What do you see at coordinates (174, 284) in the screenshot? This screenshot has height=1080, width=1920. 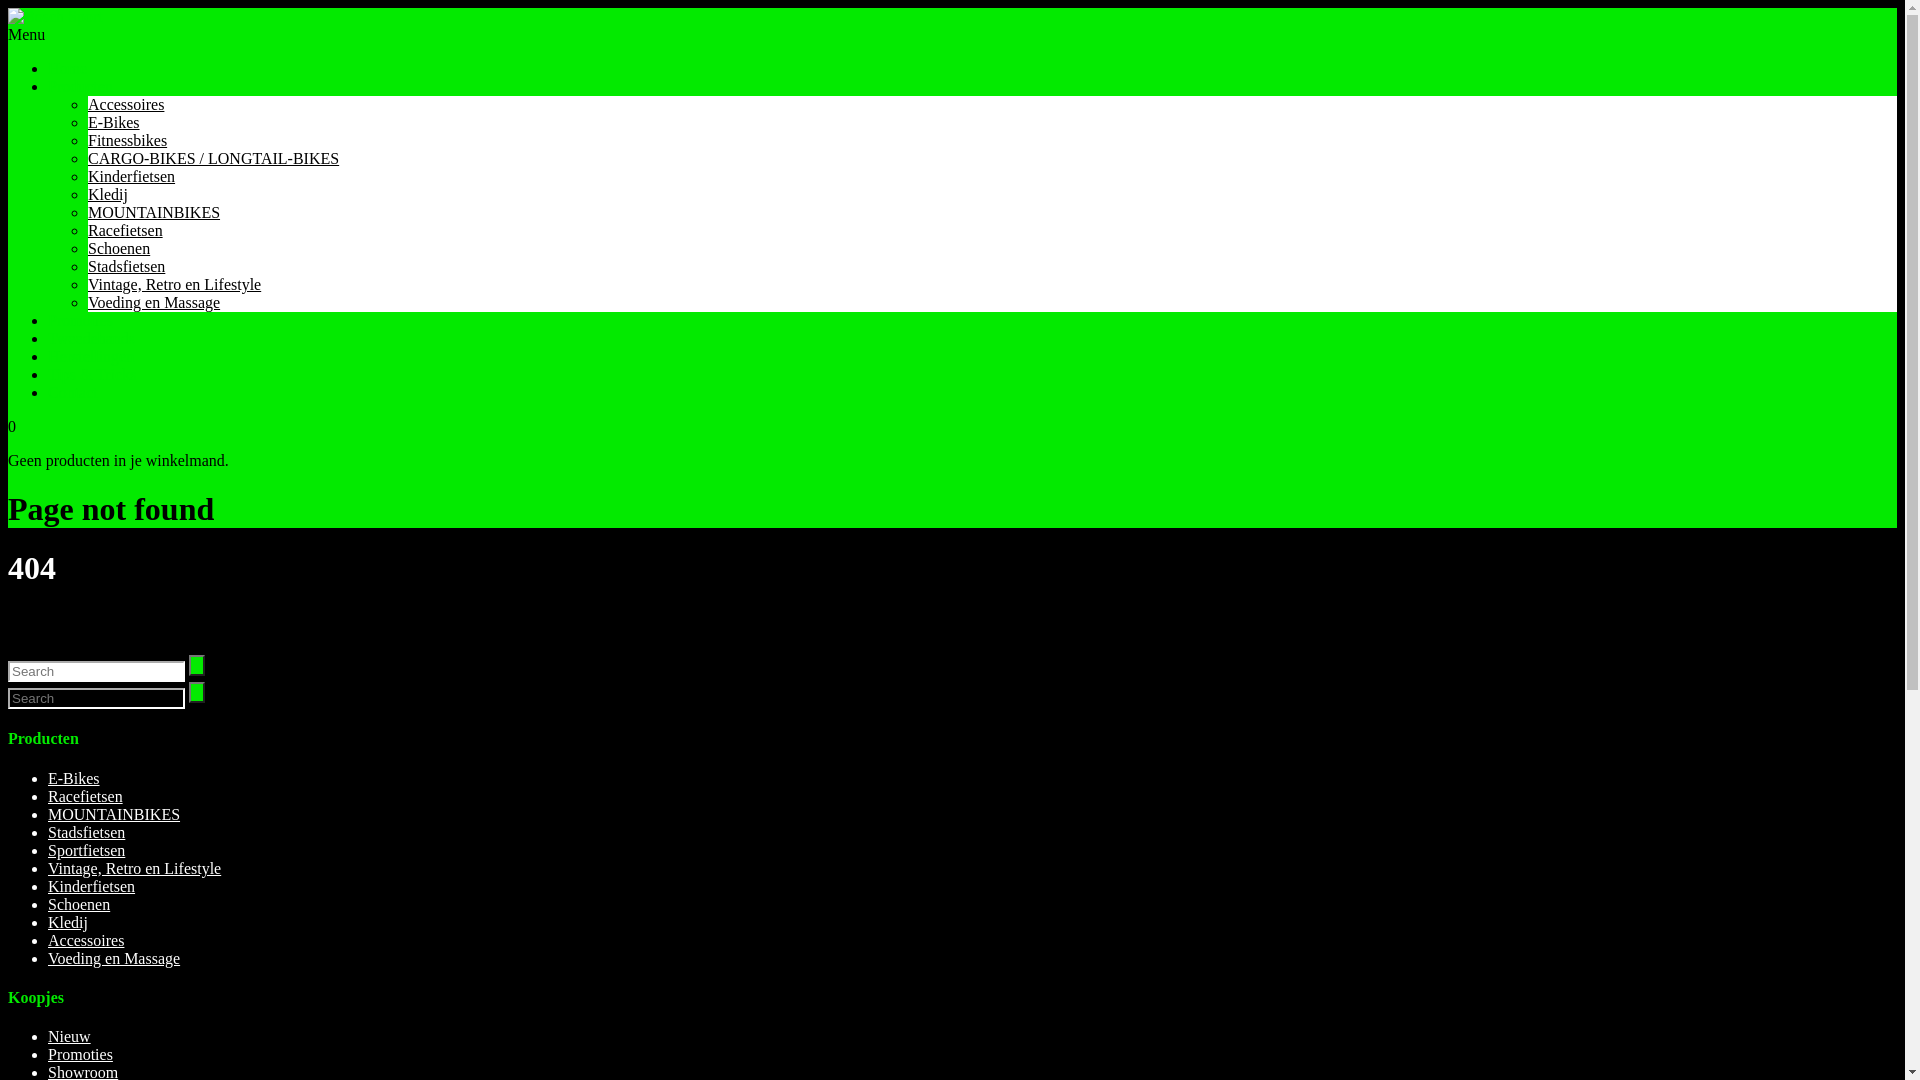 I see `'Vintage, Retro en Lifestyle'` at bounding box center [174, 284].